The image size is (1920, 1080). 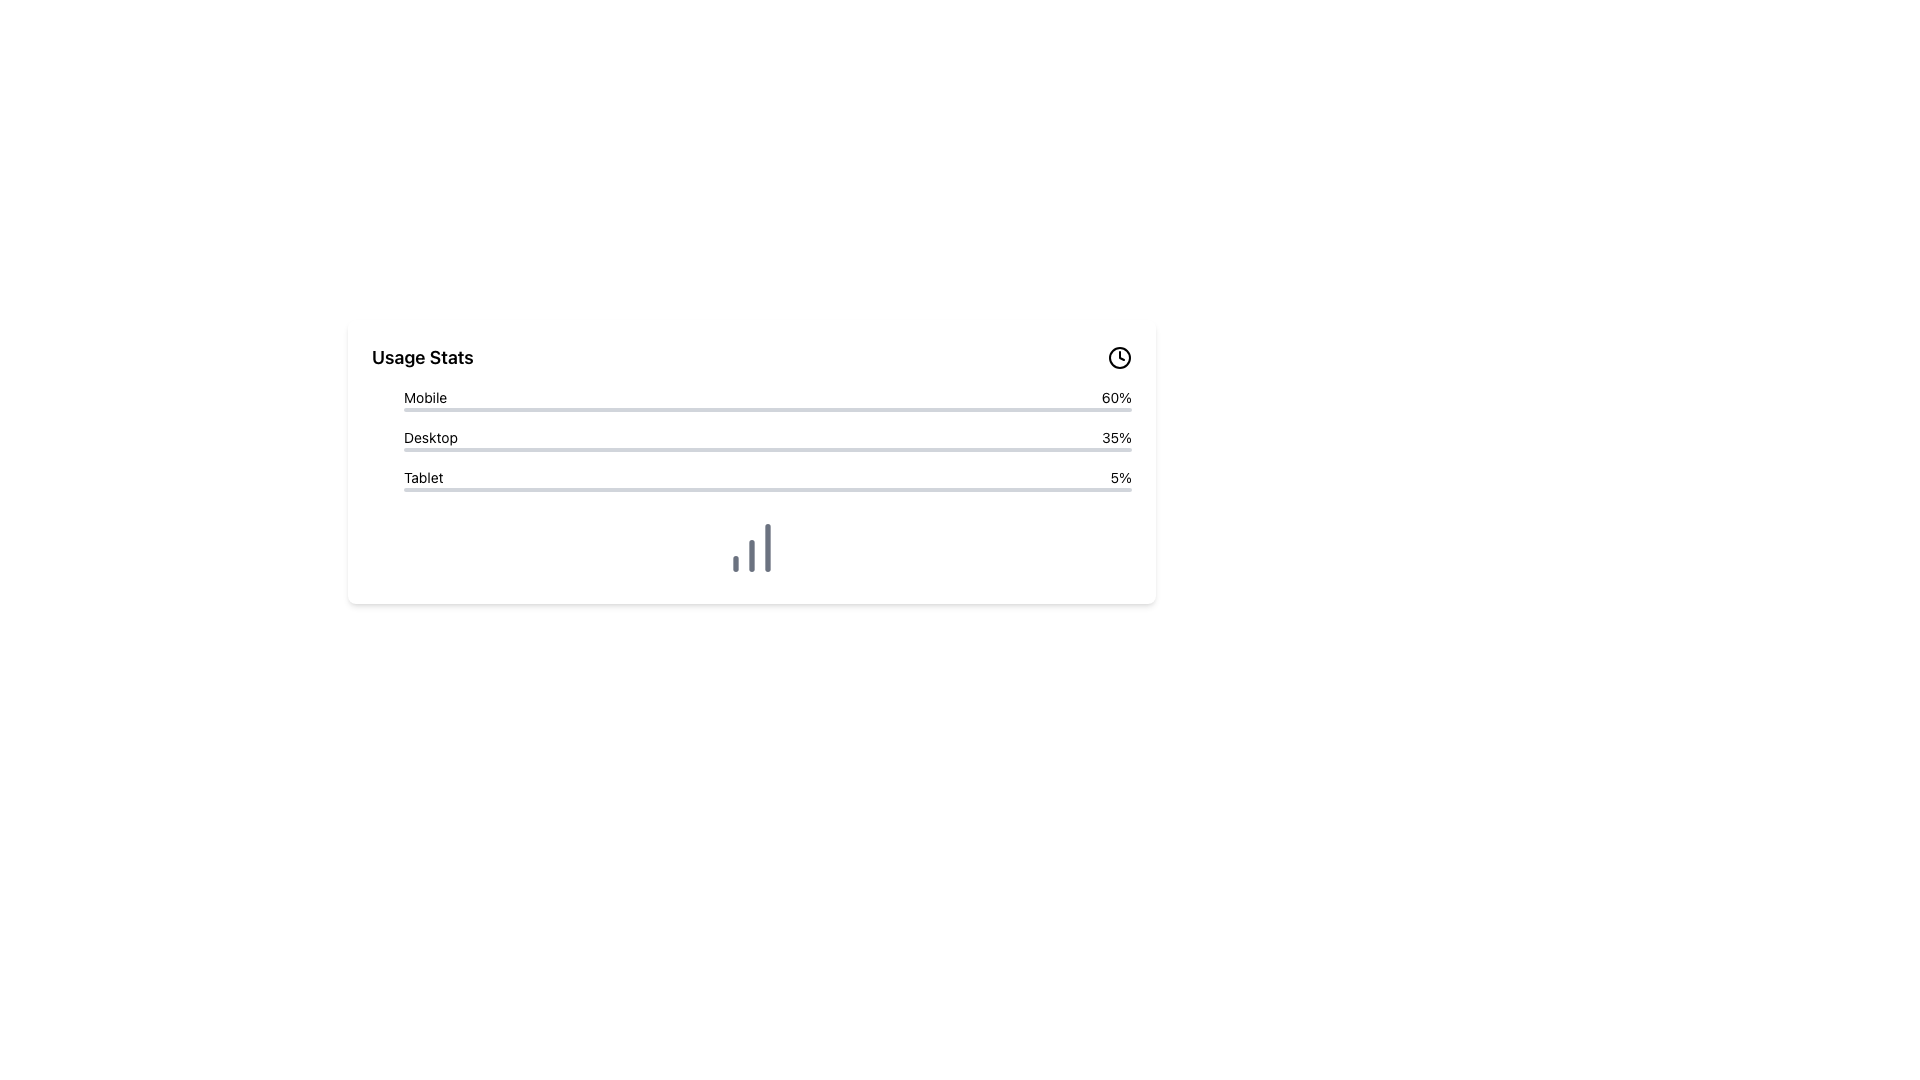 What do you see at coordinates (767, 478) in the screenshot?
I see `displayed text of the text-based information row showing 'Tablet' and '5%' in the Usage Stats section, located in the third row of the list` at bounding box center [767, 478].